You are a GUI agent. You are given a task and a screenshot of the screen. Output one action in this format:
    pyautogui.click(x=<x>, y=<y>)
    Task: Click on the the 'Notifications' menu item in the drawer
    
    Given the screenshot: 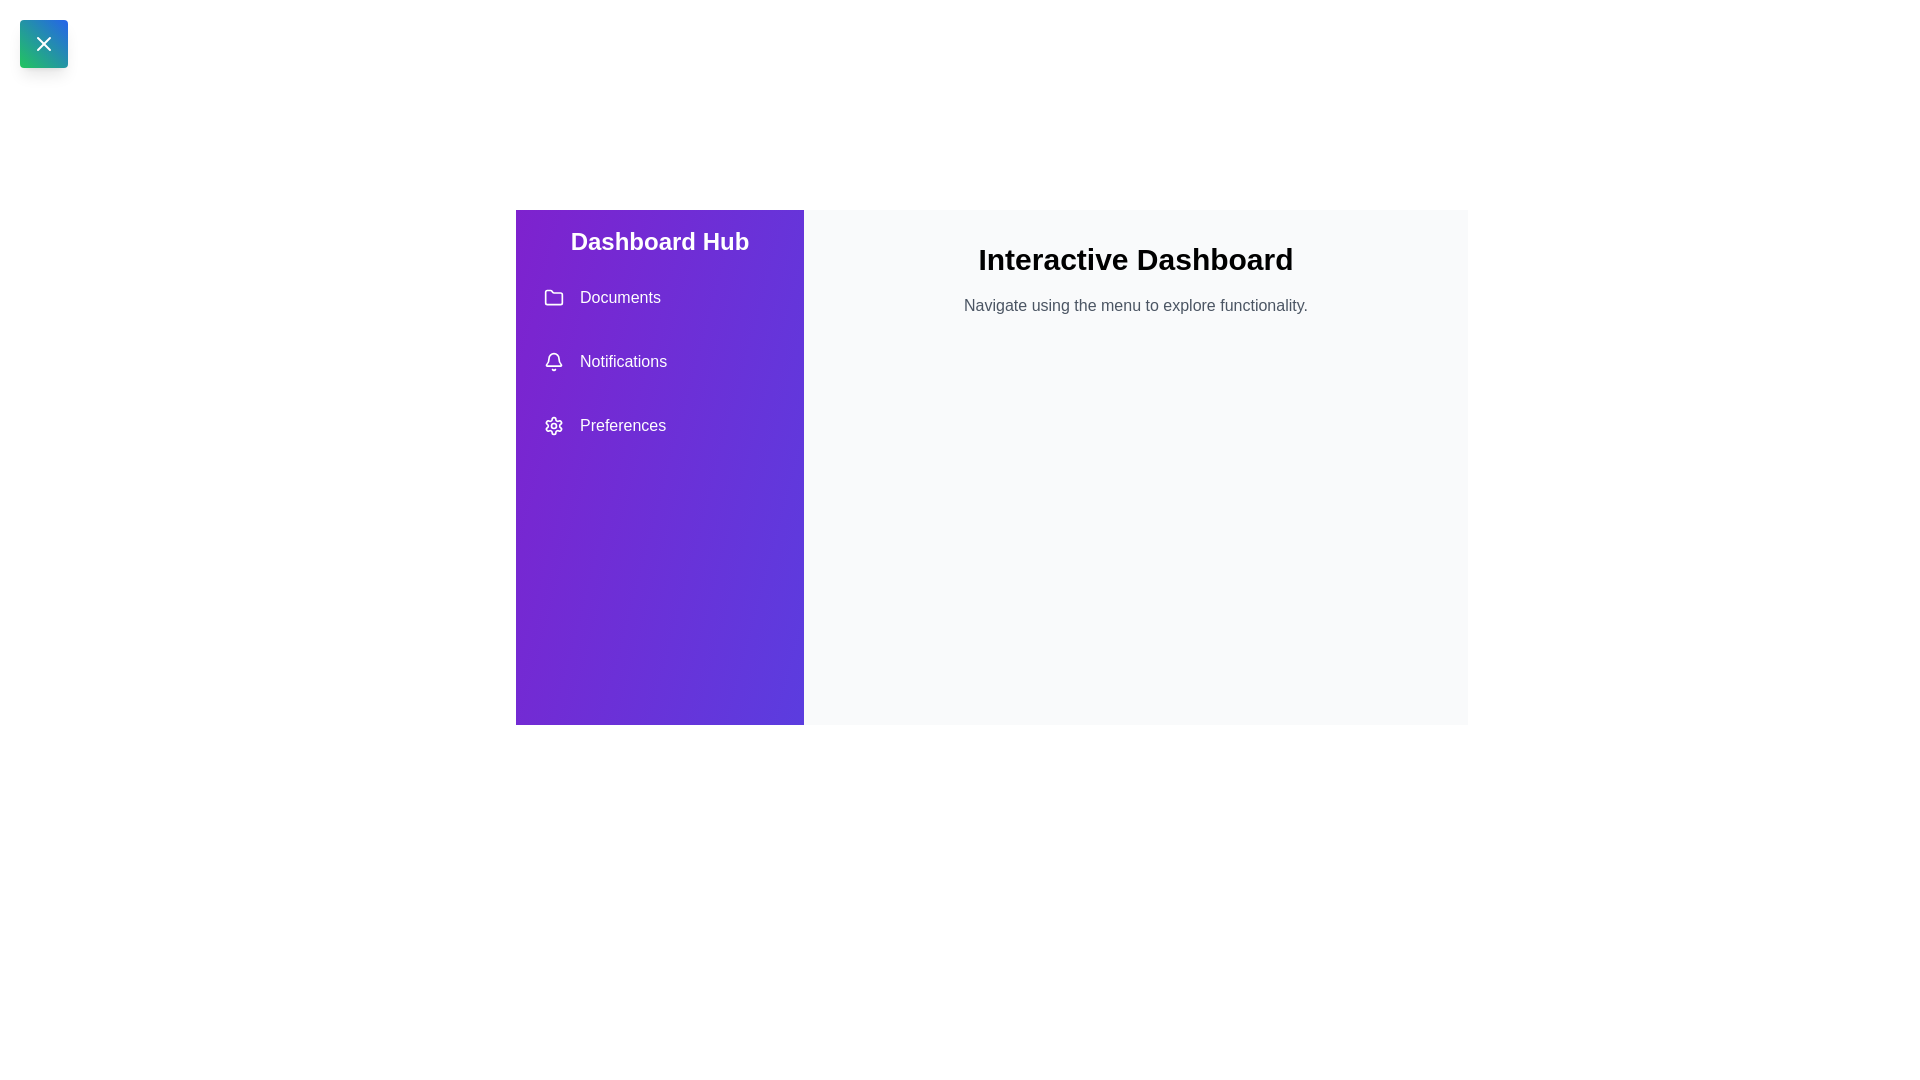 What is the action you would take?
    pyautogui.click(x=660, y=362)
    